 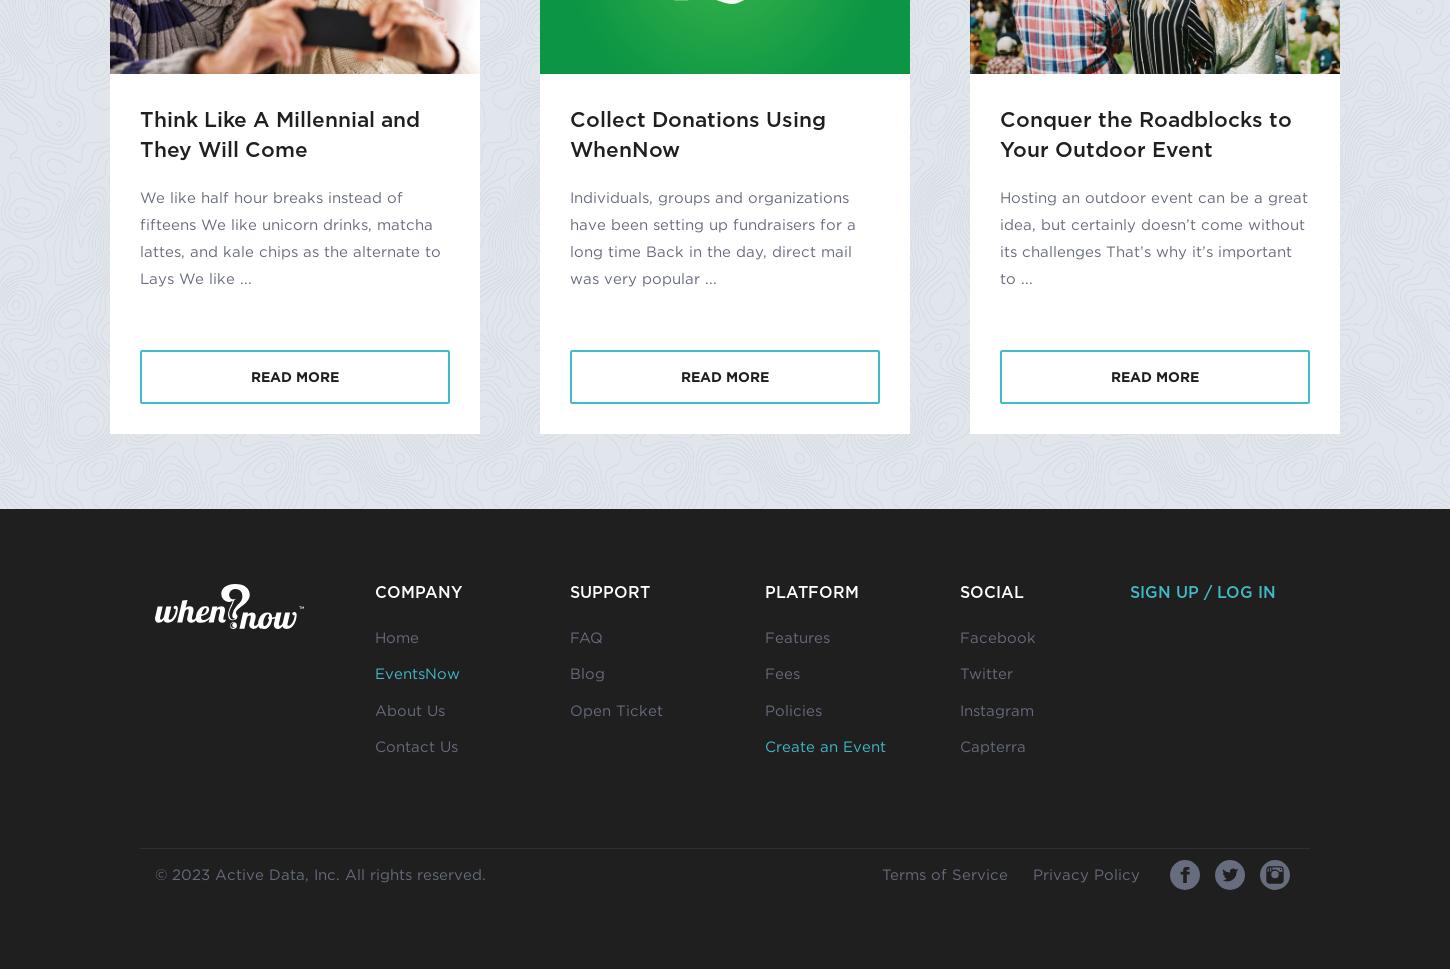 What do you see at coordinates (812, 590) in the screenshot?
I see `'Platform'` at bounding box center [812, 590].